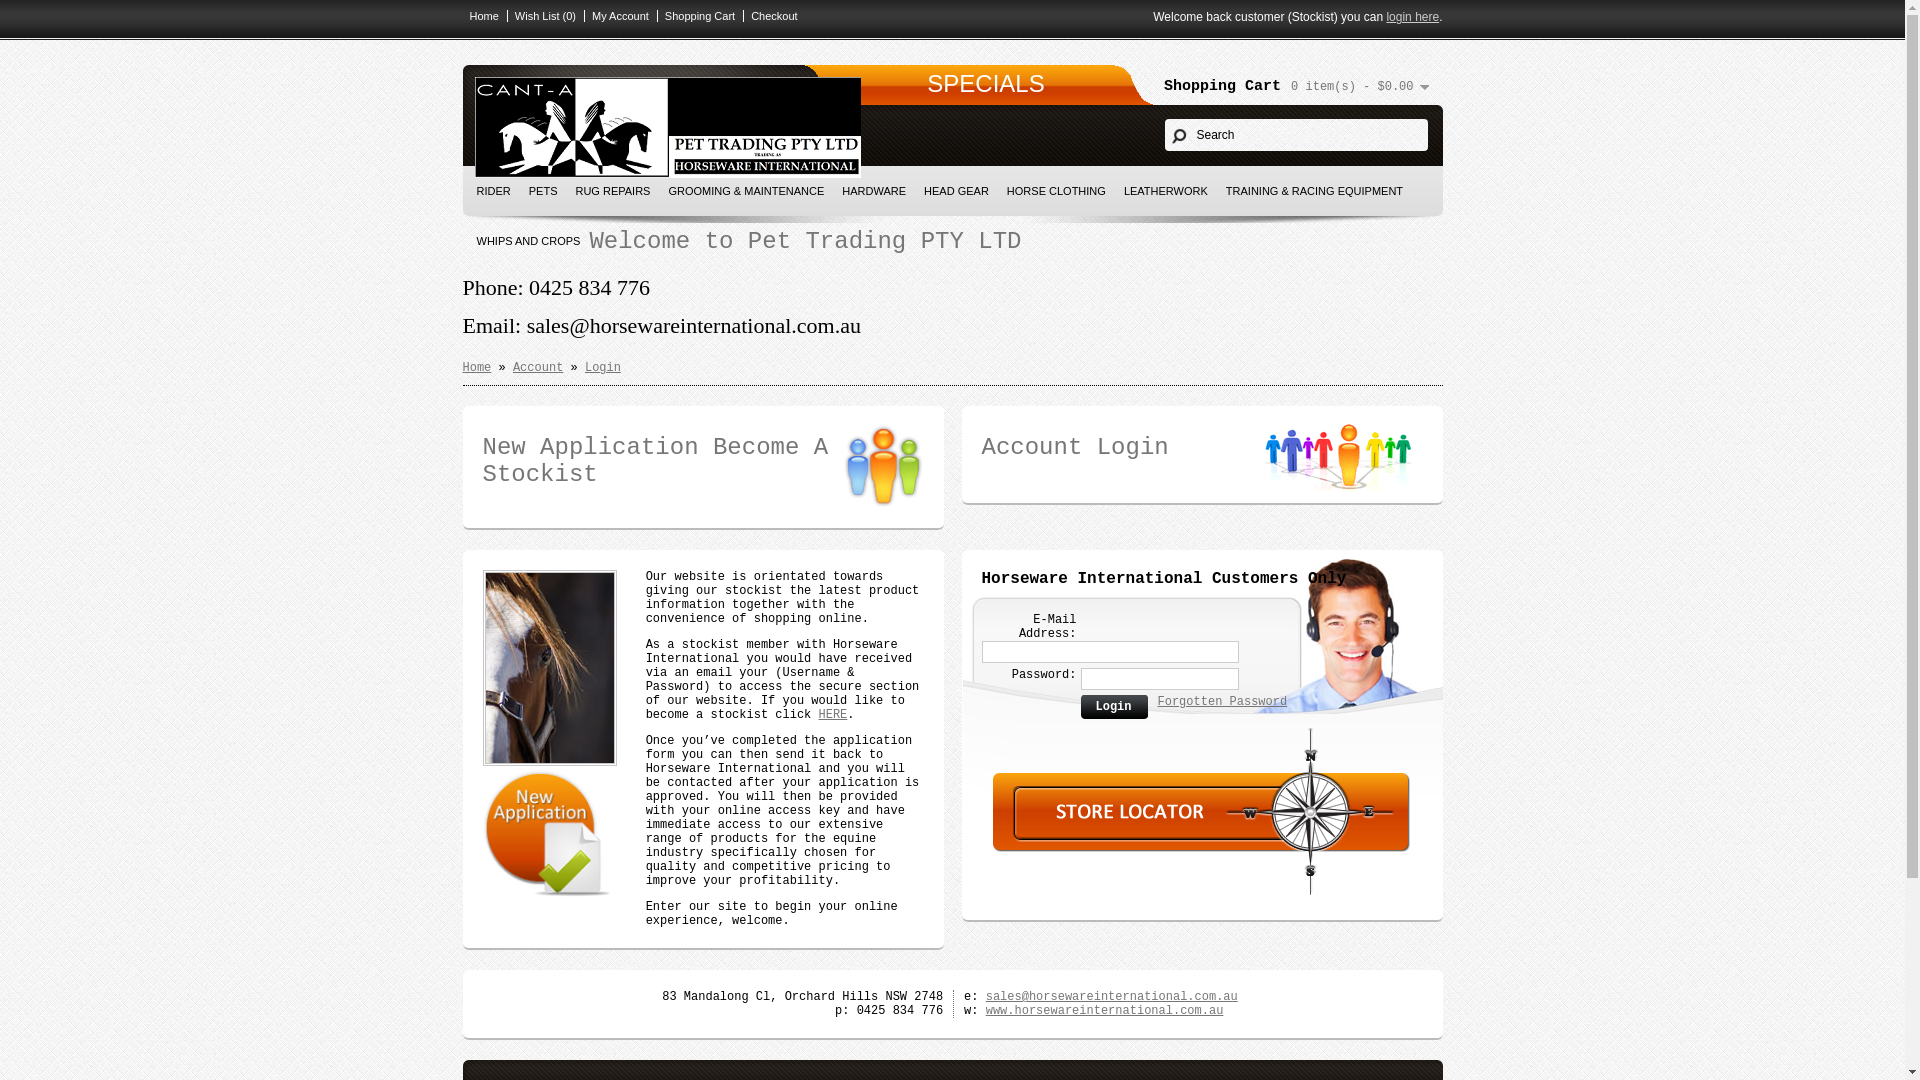 The image size is (1920, 1080). Describe the element at coordinates (1411, 16) in the screenshot. I see `'login here'` at that location.